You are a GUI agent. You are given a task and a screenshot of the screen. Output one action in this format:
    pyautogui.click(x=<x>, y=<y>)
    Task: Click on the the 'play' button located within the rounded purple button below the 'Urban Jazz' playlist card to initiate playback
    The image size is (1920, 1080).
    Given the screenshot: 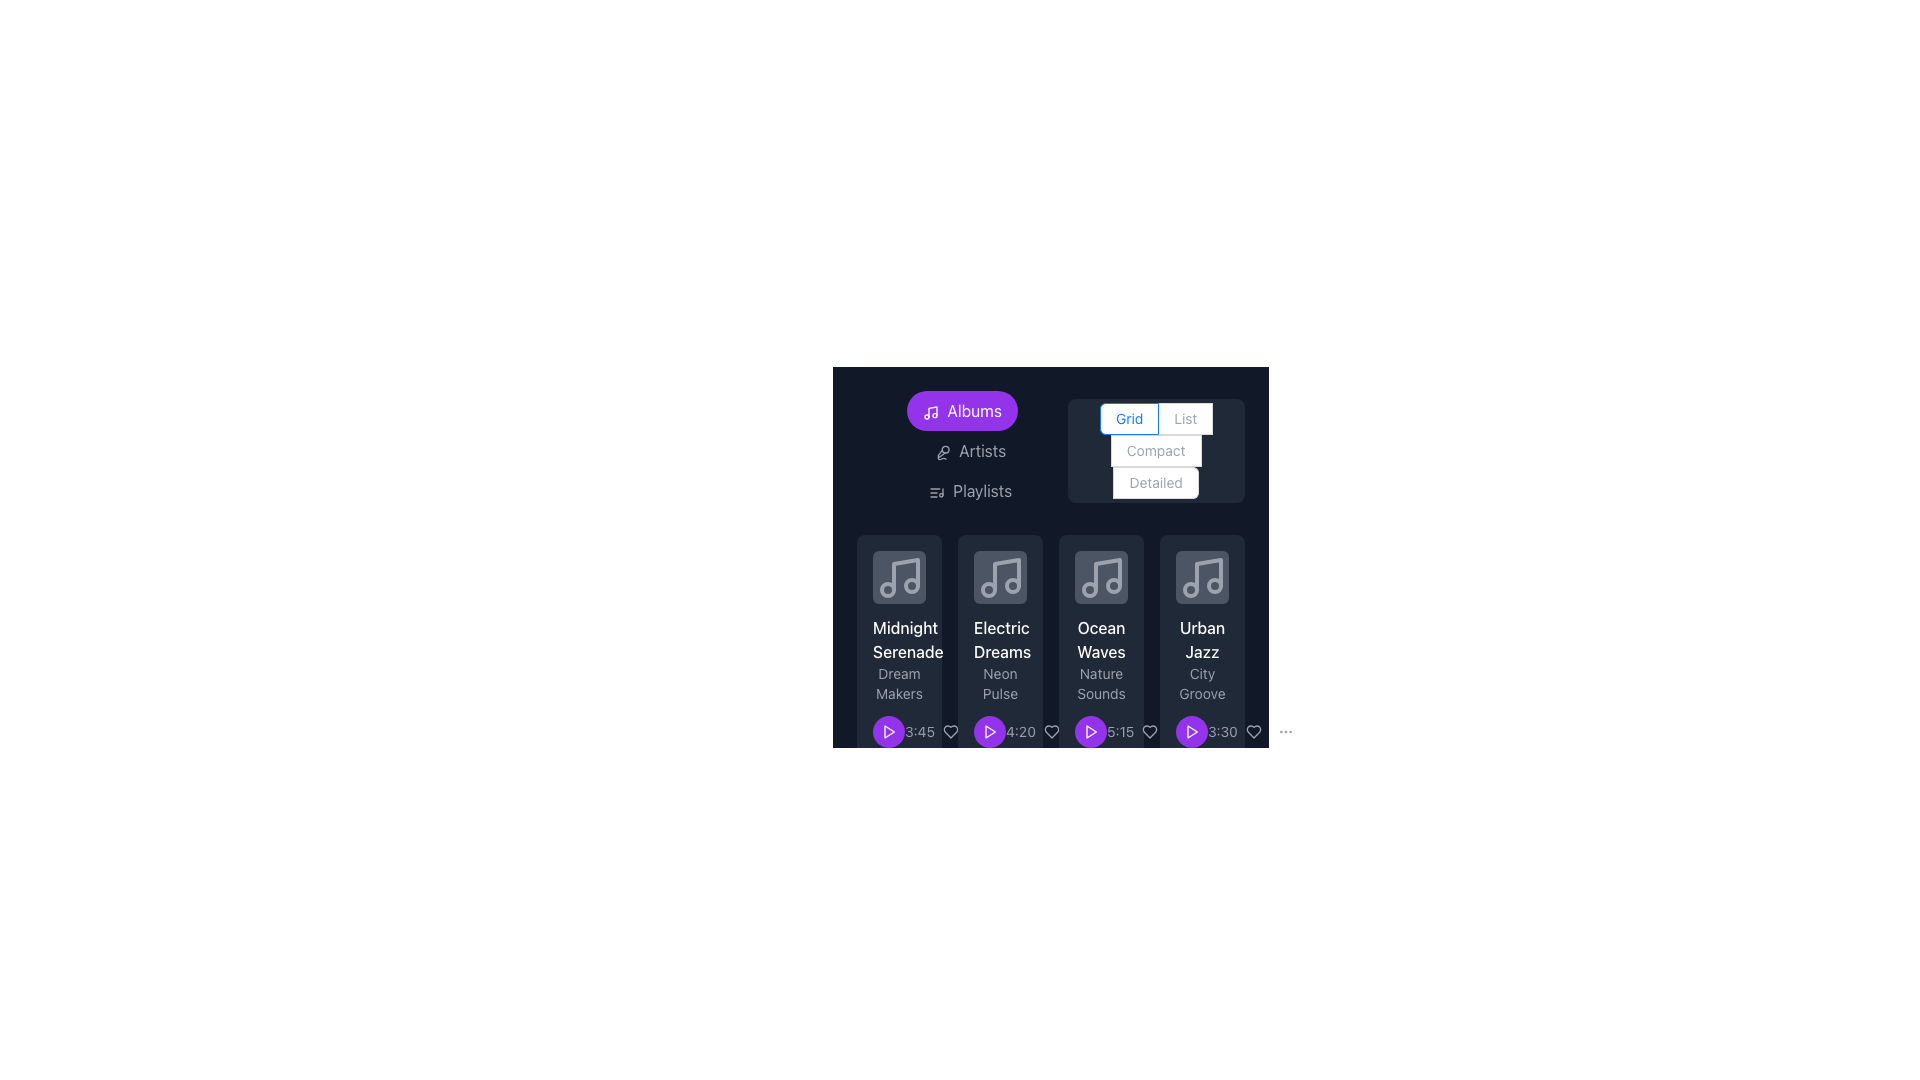 What is the action you would take?
    pyautogui.click(x=1191, y=732)
    